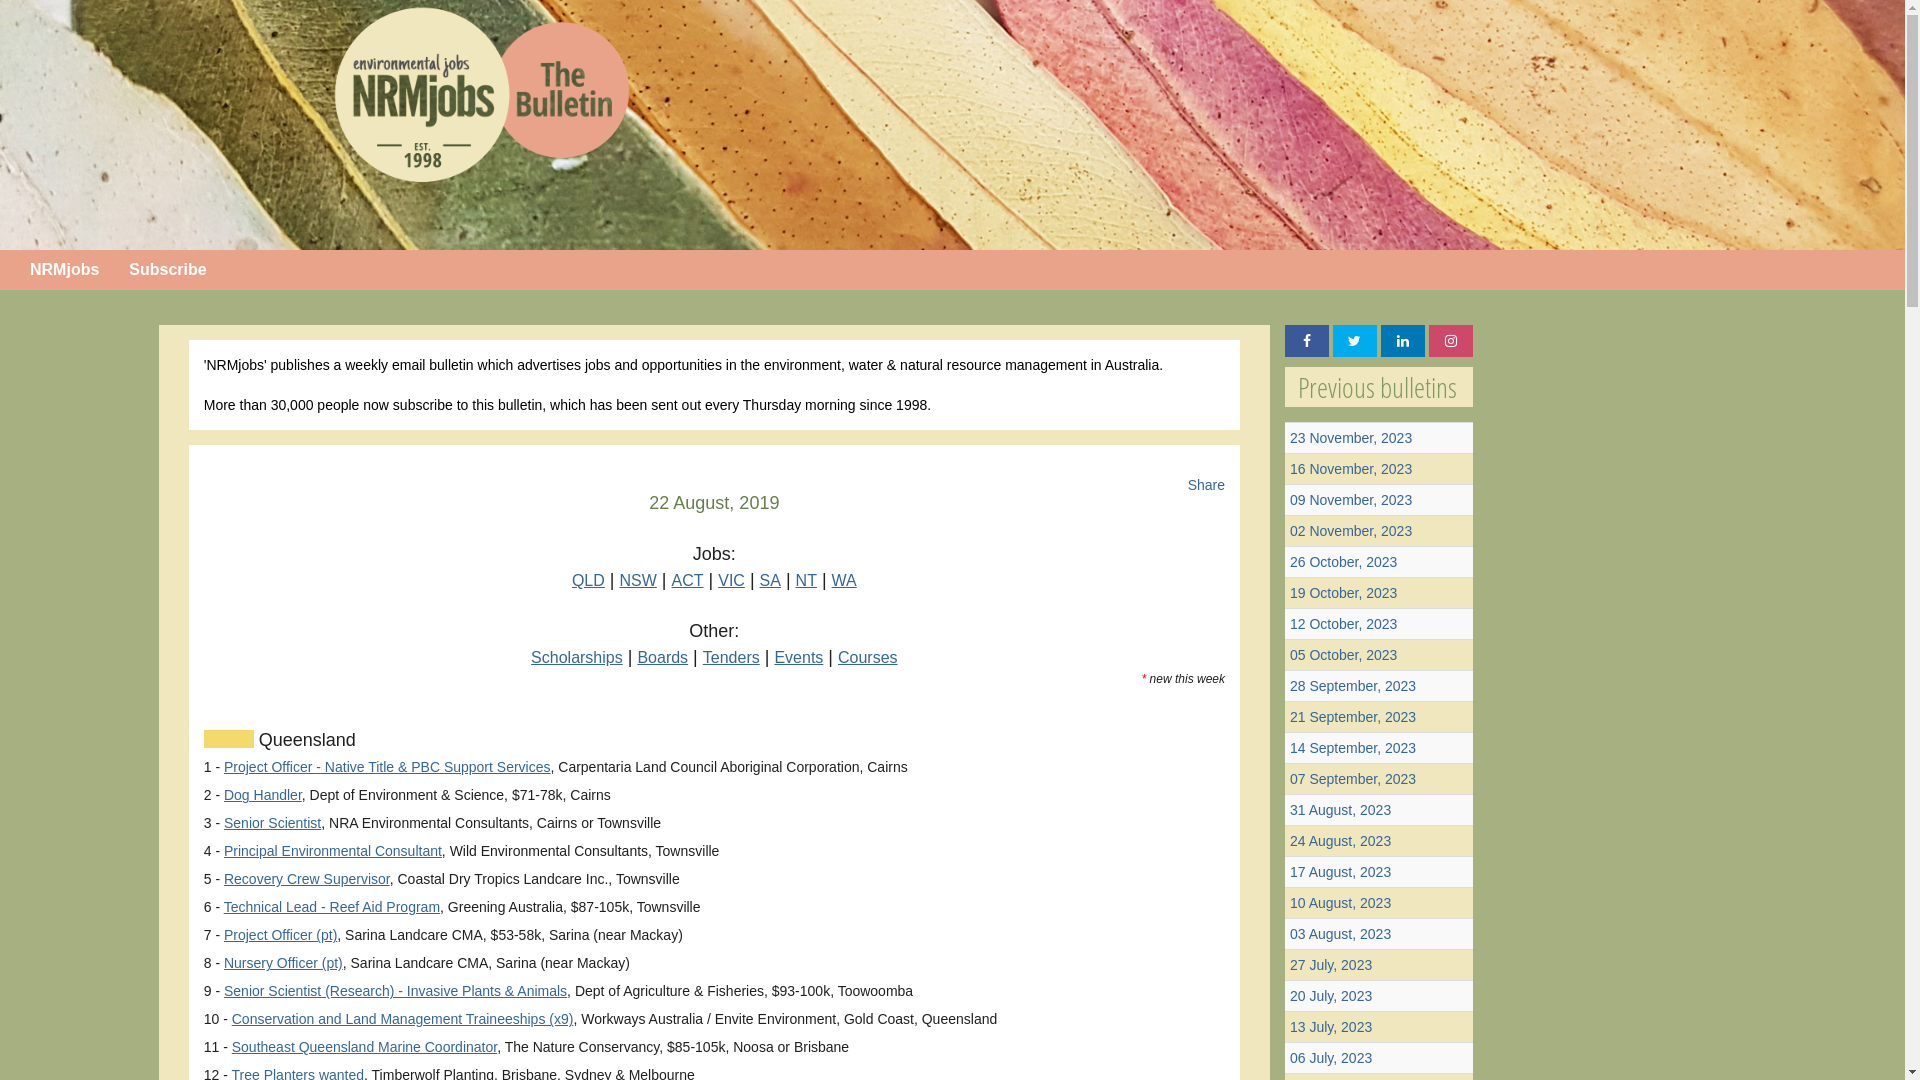 The image size is (1920, 1080). Describe the element at coordinates (279, 934) in the screenshot. I see `'Project Officer (pt)'` at that location.